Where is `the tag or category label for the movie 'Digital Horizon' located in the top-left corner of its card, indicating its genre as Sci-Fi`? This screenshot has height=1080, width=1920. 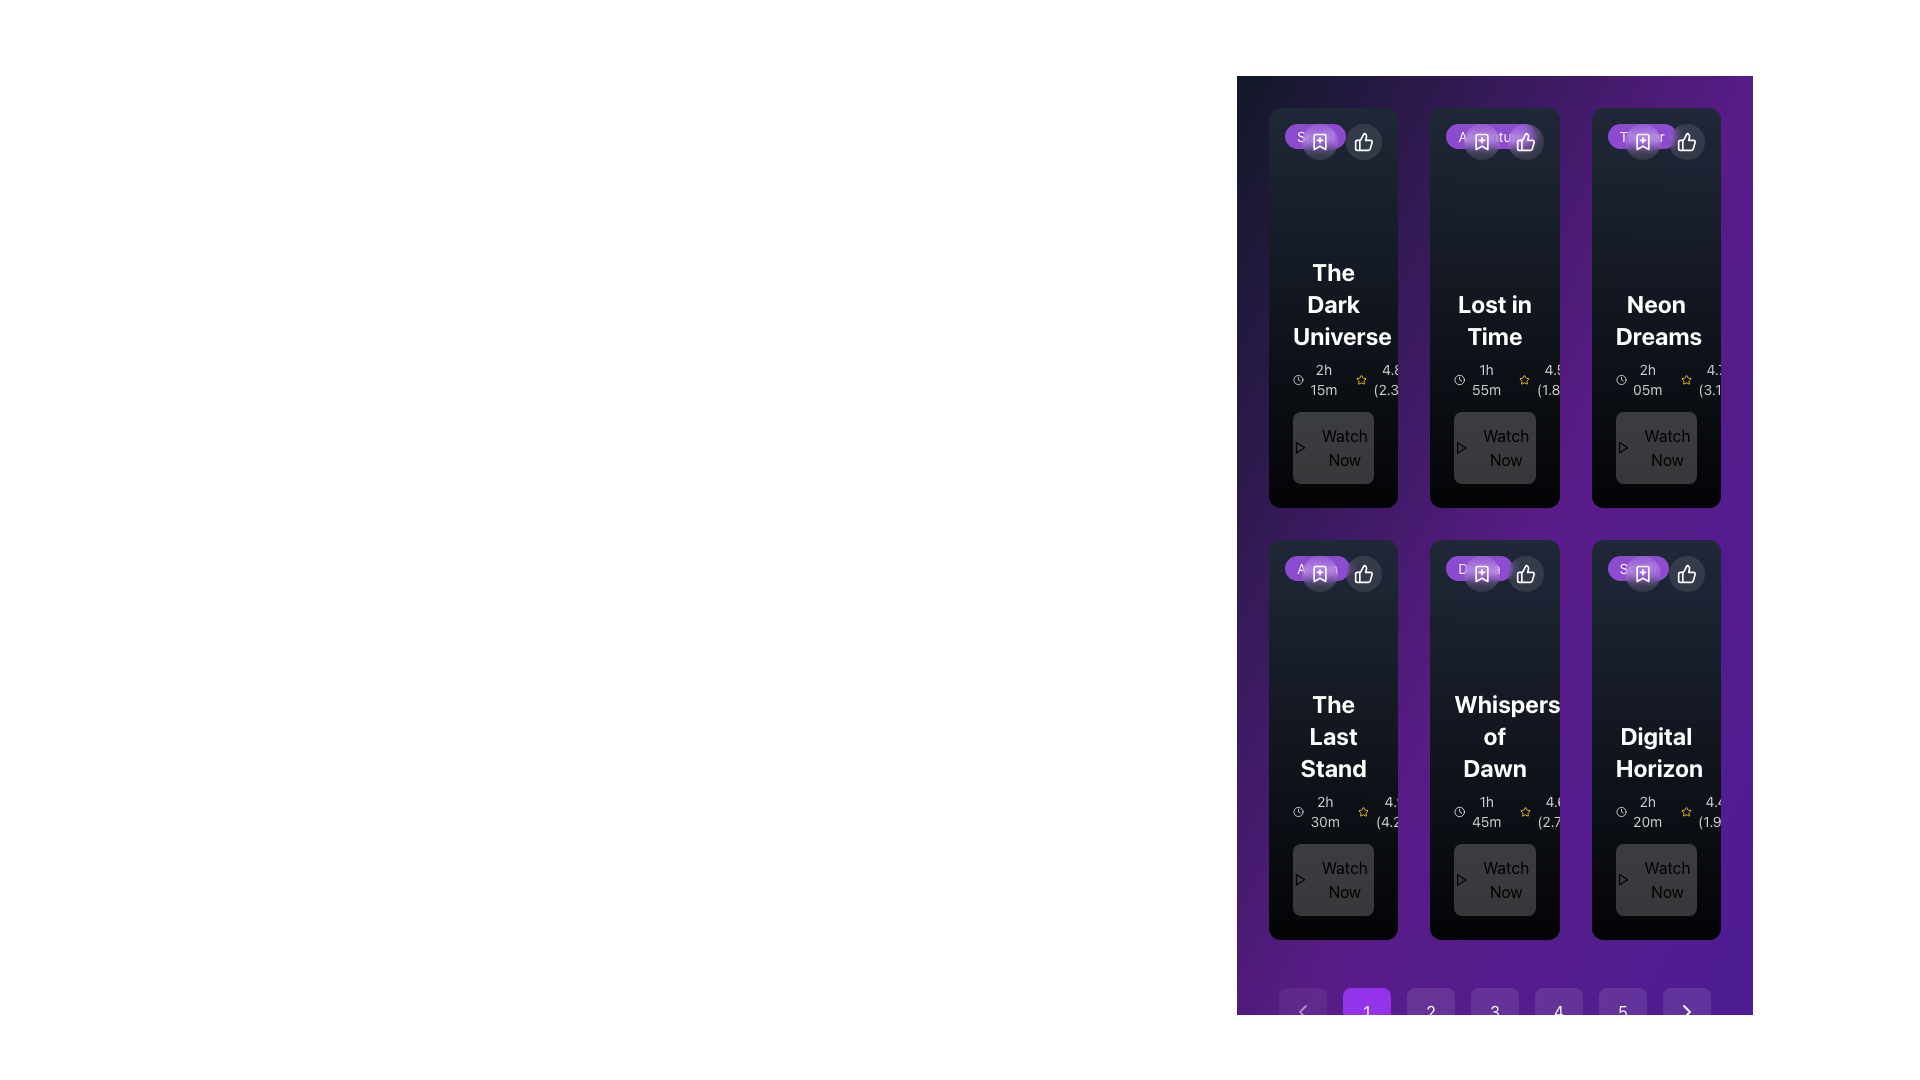 the tag or category label for the movie 'Digital Horizon' located in the top-left corner of its card, indicating its genre as Sci-Fi is located at coordinates (1638, 568).